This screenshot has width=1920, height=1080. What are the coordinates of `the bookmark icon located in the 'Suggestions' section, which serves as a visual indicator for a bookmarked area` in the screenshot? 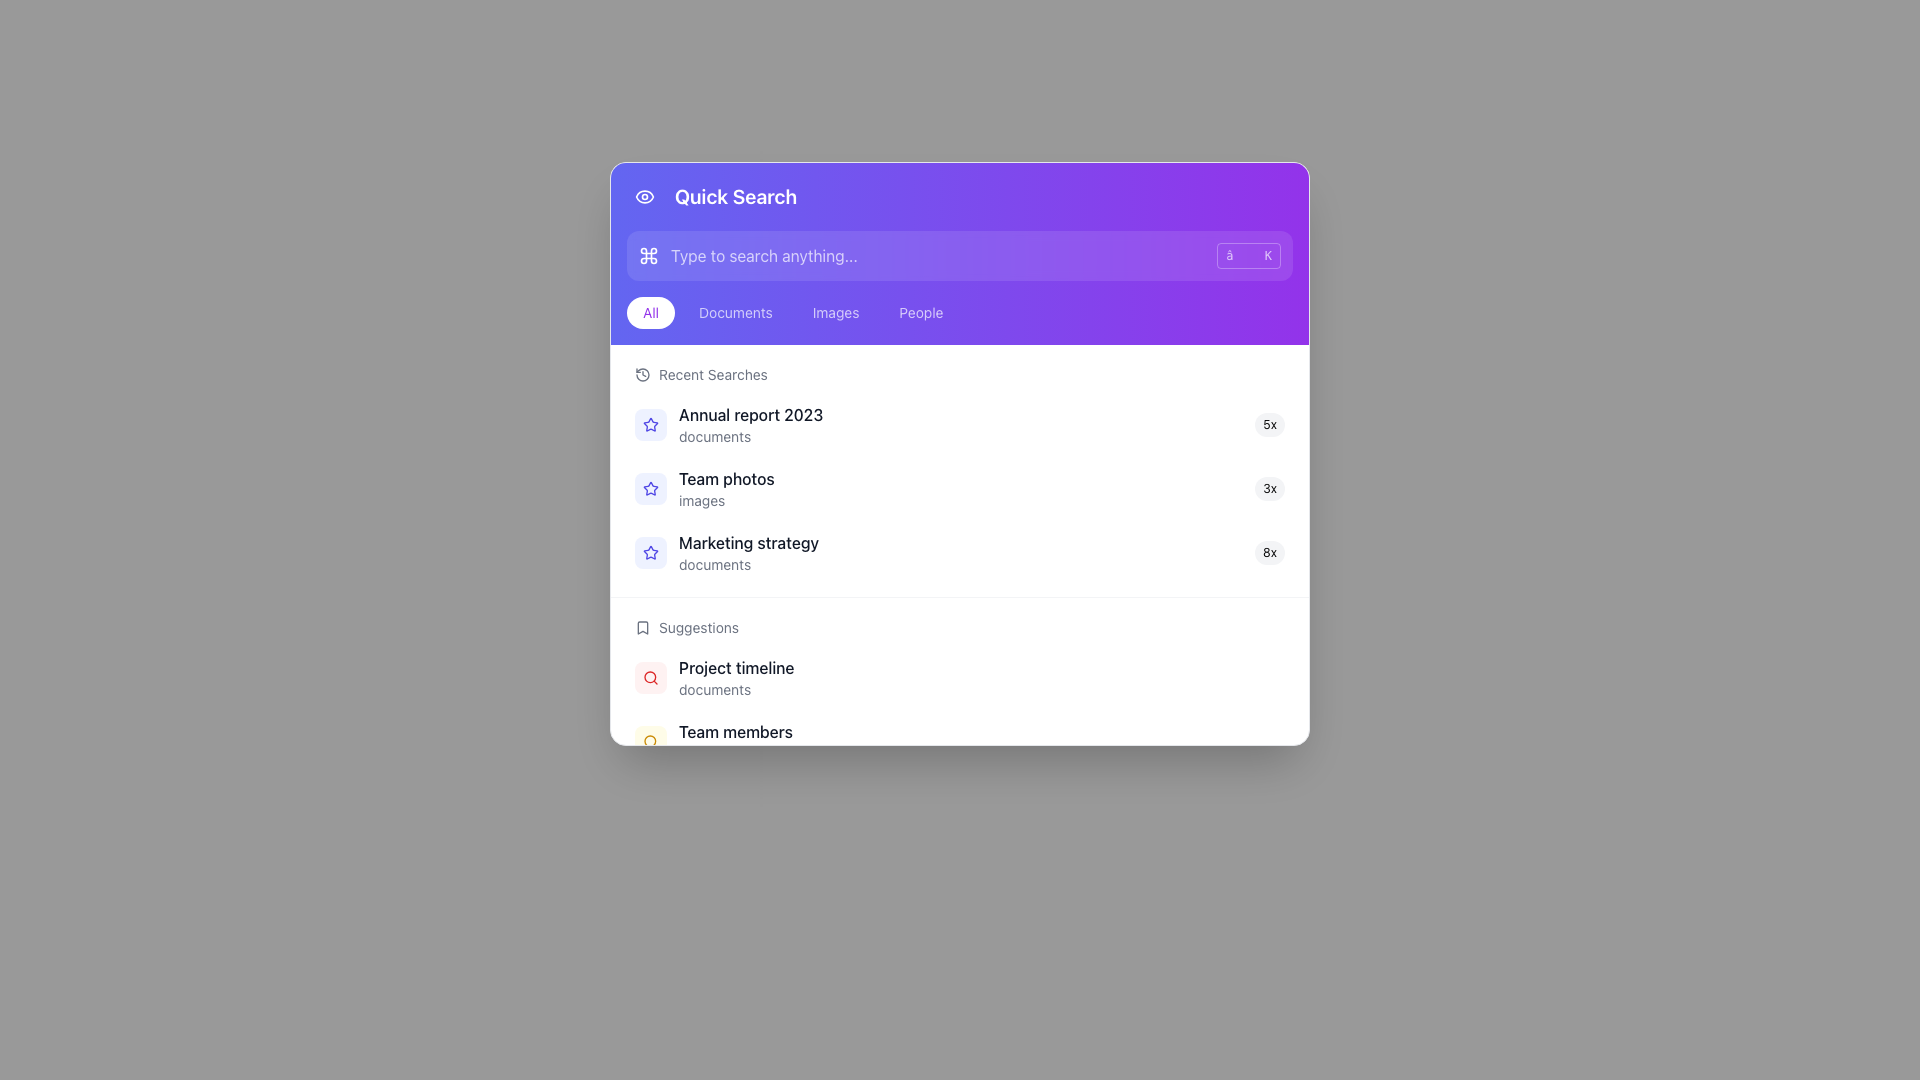 It's located at (643, 627).